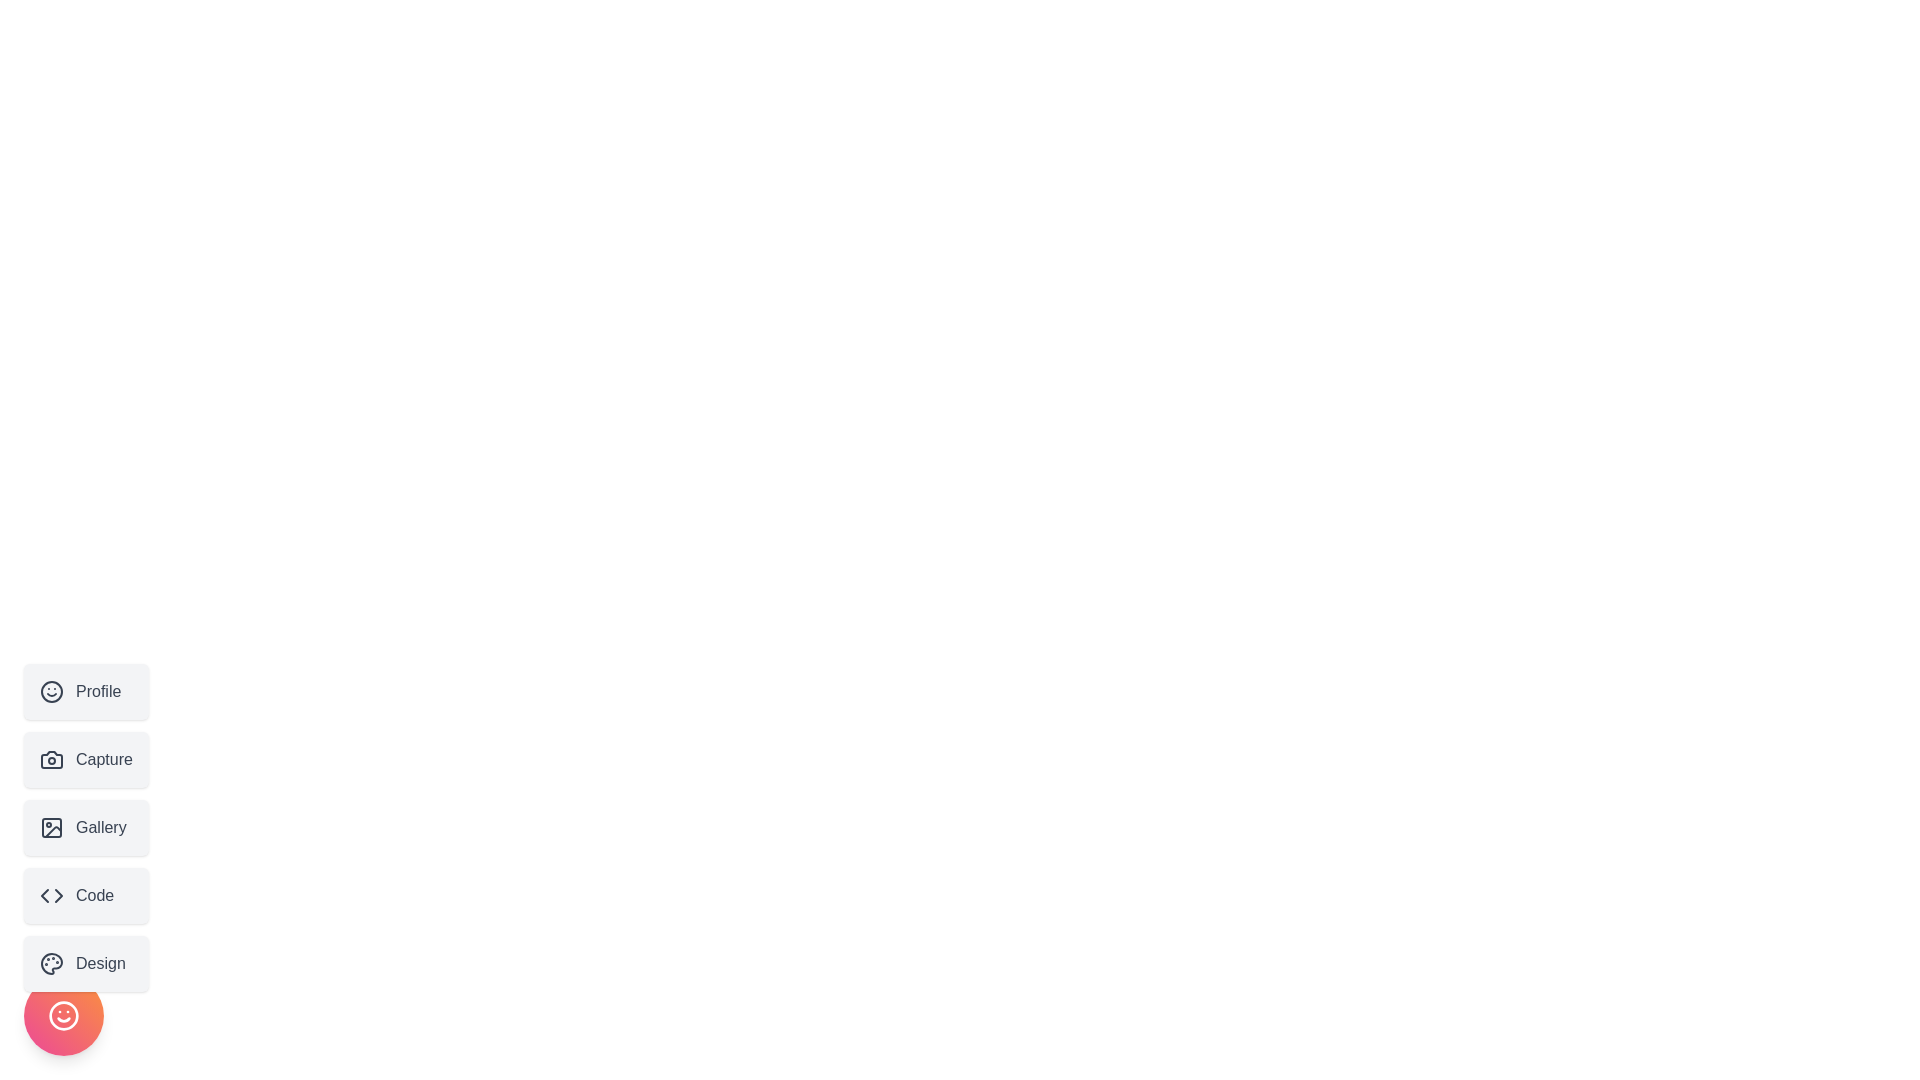 The height and width of the screenshot is (1080, 1920). Describe the element at coordinates (53, 832) in the screenshot. I see `the bottom-right corner of the 'Gallery' button icon` at that location.